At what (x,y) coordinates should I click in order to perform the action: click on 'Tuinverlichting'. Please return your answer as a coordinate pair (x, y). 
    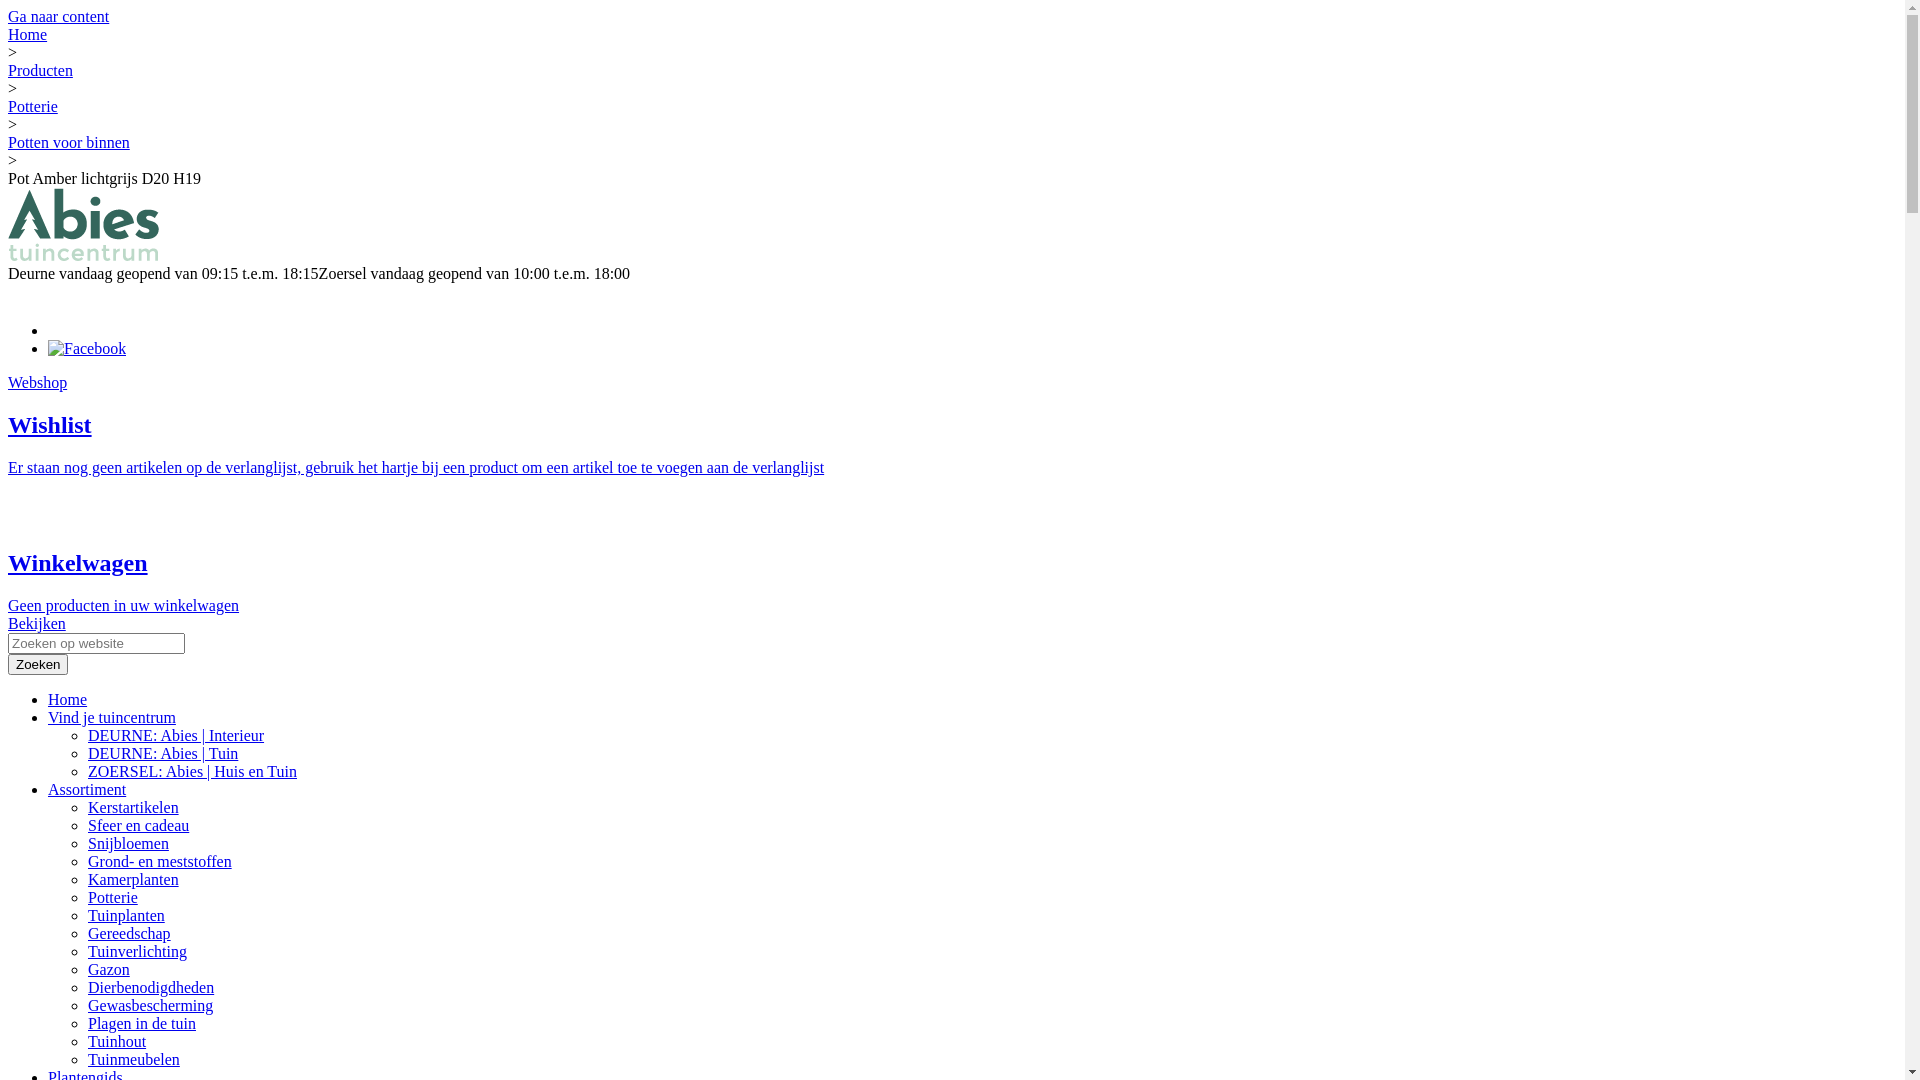
    Looking at the image, I should click on (136, 950).